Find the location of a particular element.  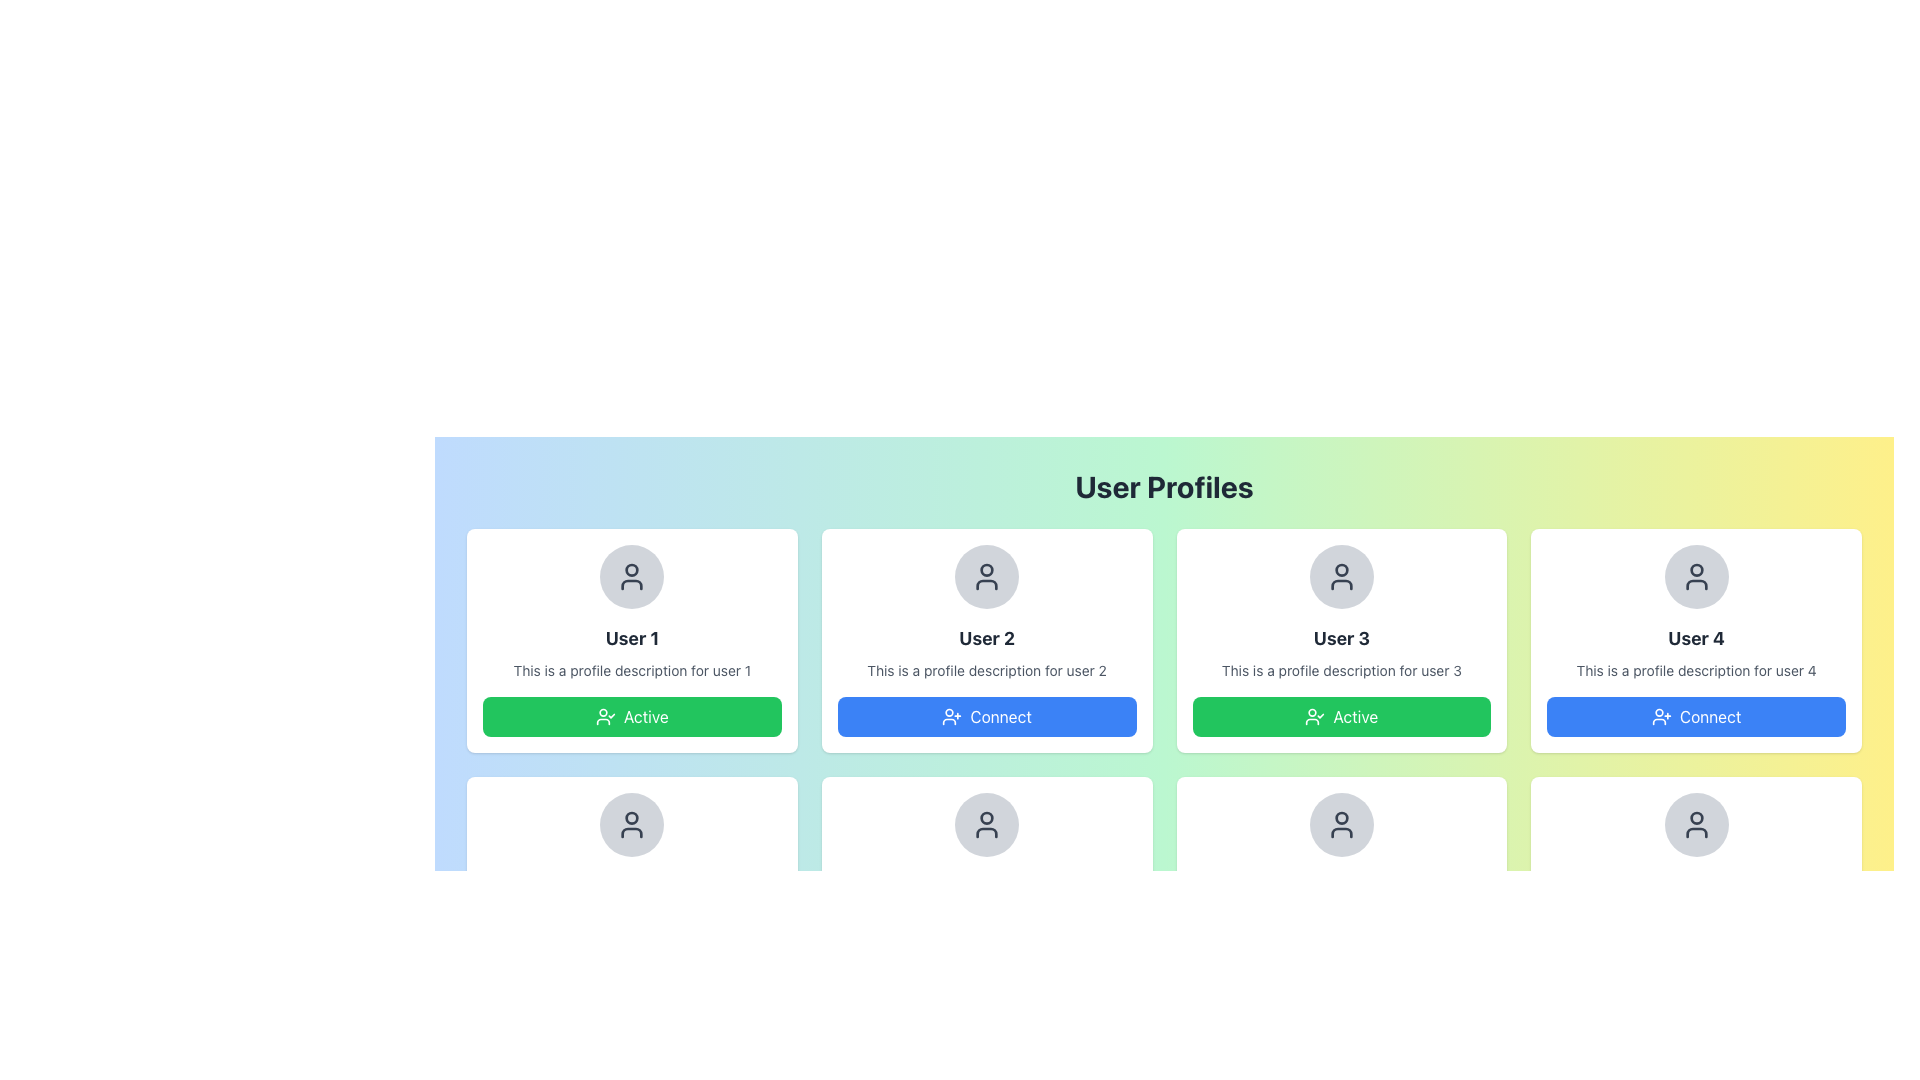

the user profile name label located in the first profile card, which is positioned below the avatar icon and above the descriptive text and green 'Active' button is located at coordinates (631, 639).